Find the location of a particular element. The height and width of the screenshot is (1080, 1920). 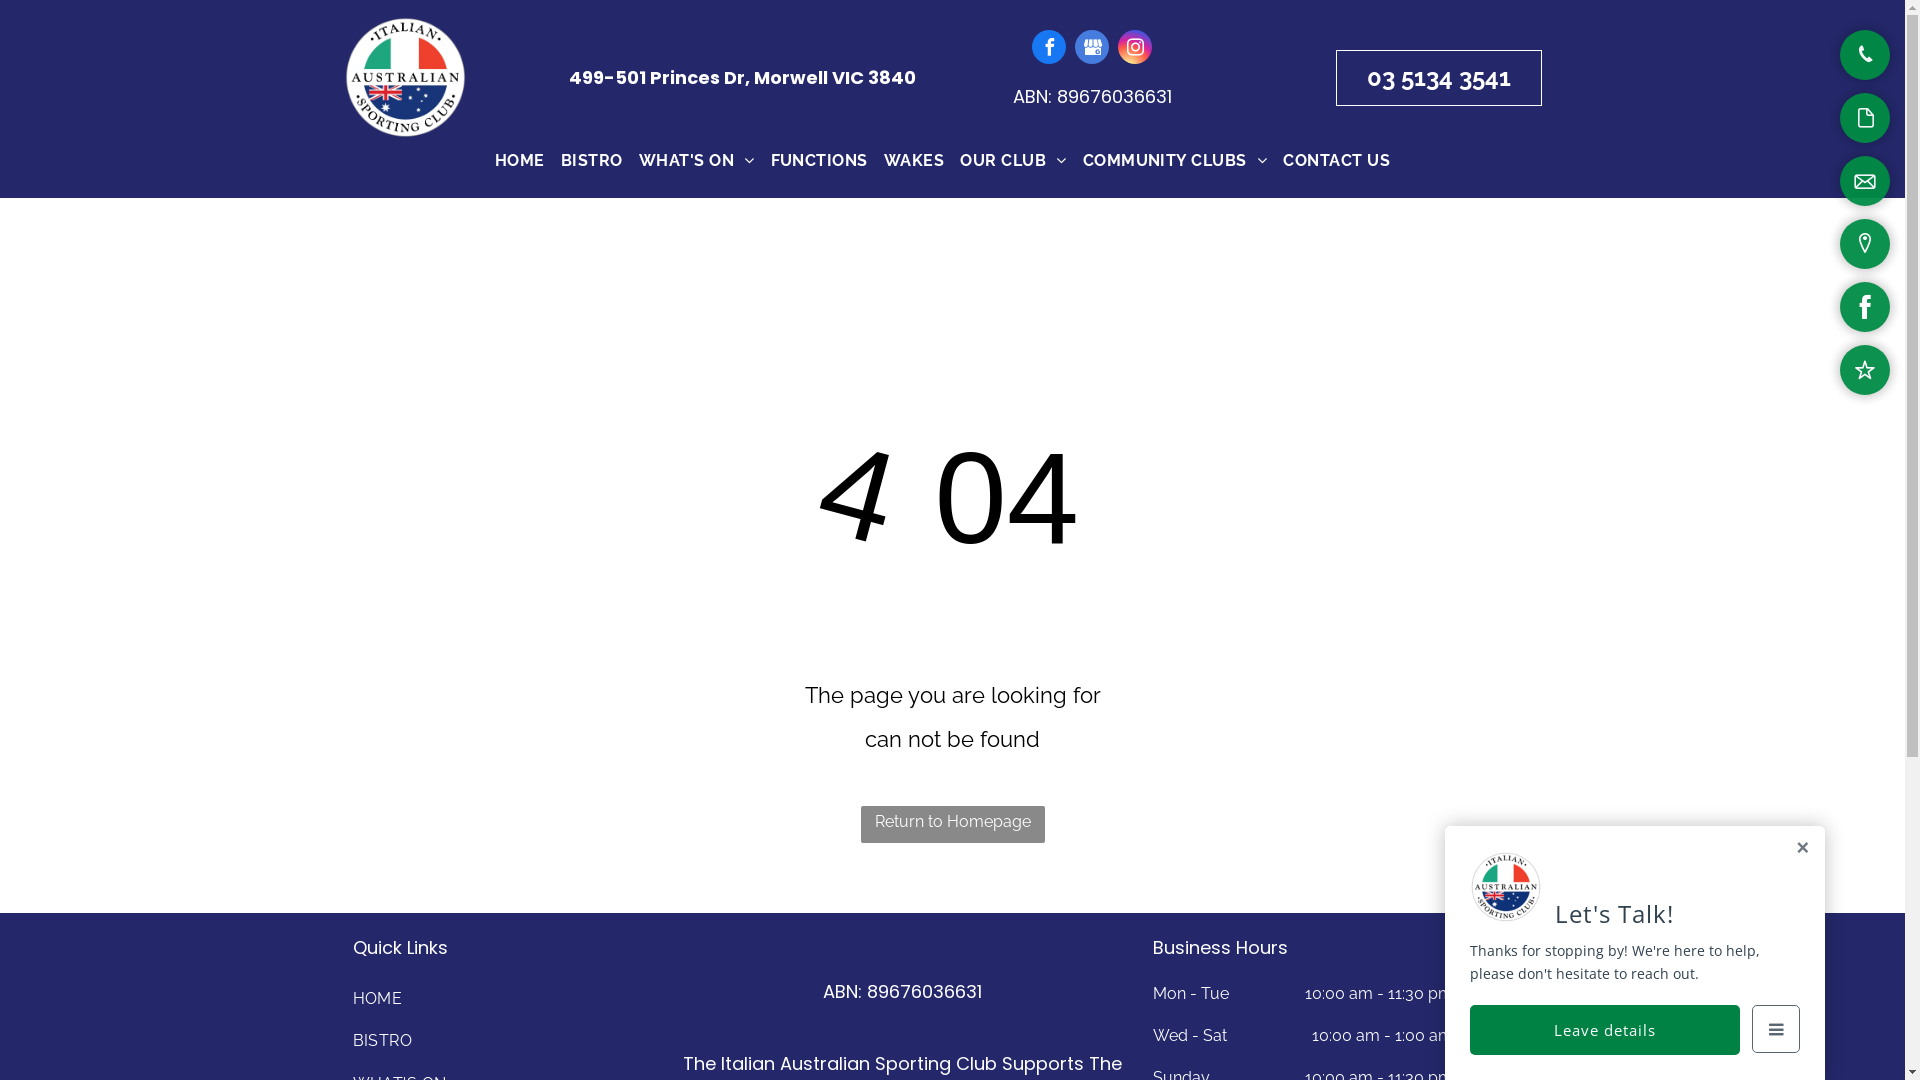

'FUNCTIONS' is located at coordinates (819, 160).